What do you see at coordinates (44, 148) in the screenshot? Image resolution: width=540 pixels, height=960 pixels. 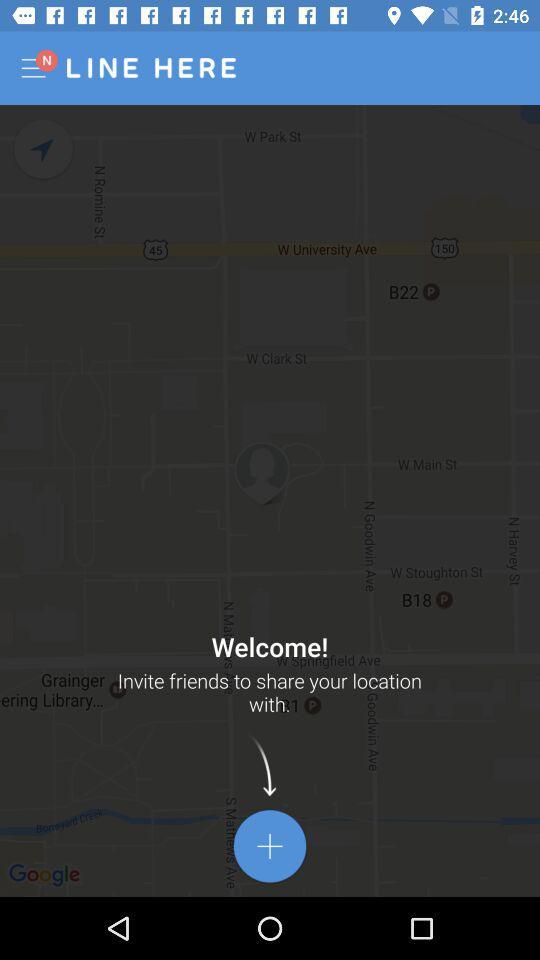 I see `start naviagation` at bounding box center [44, 148].